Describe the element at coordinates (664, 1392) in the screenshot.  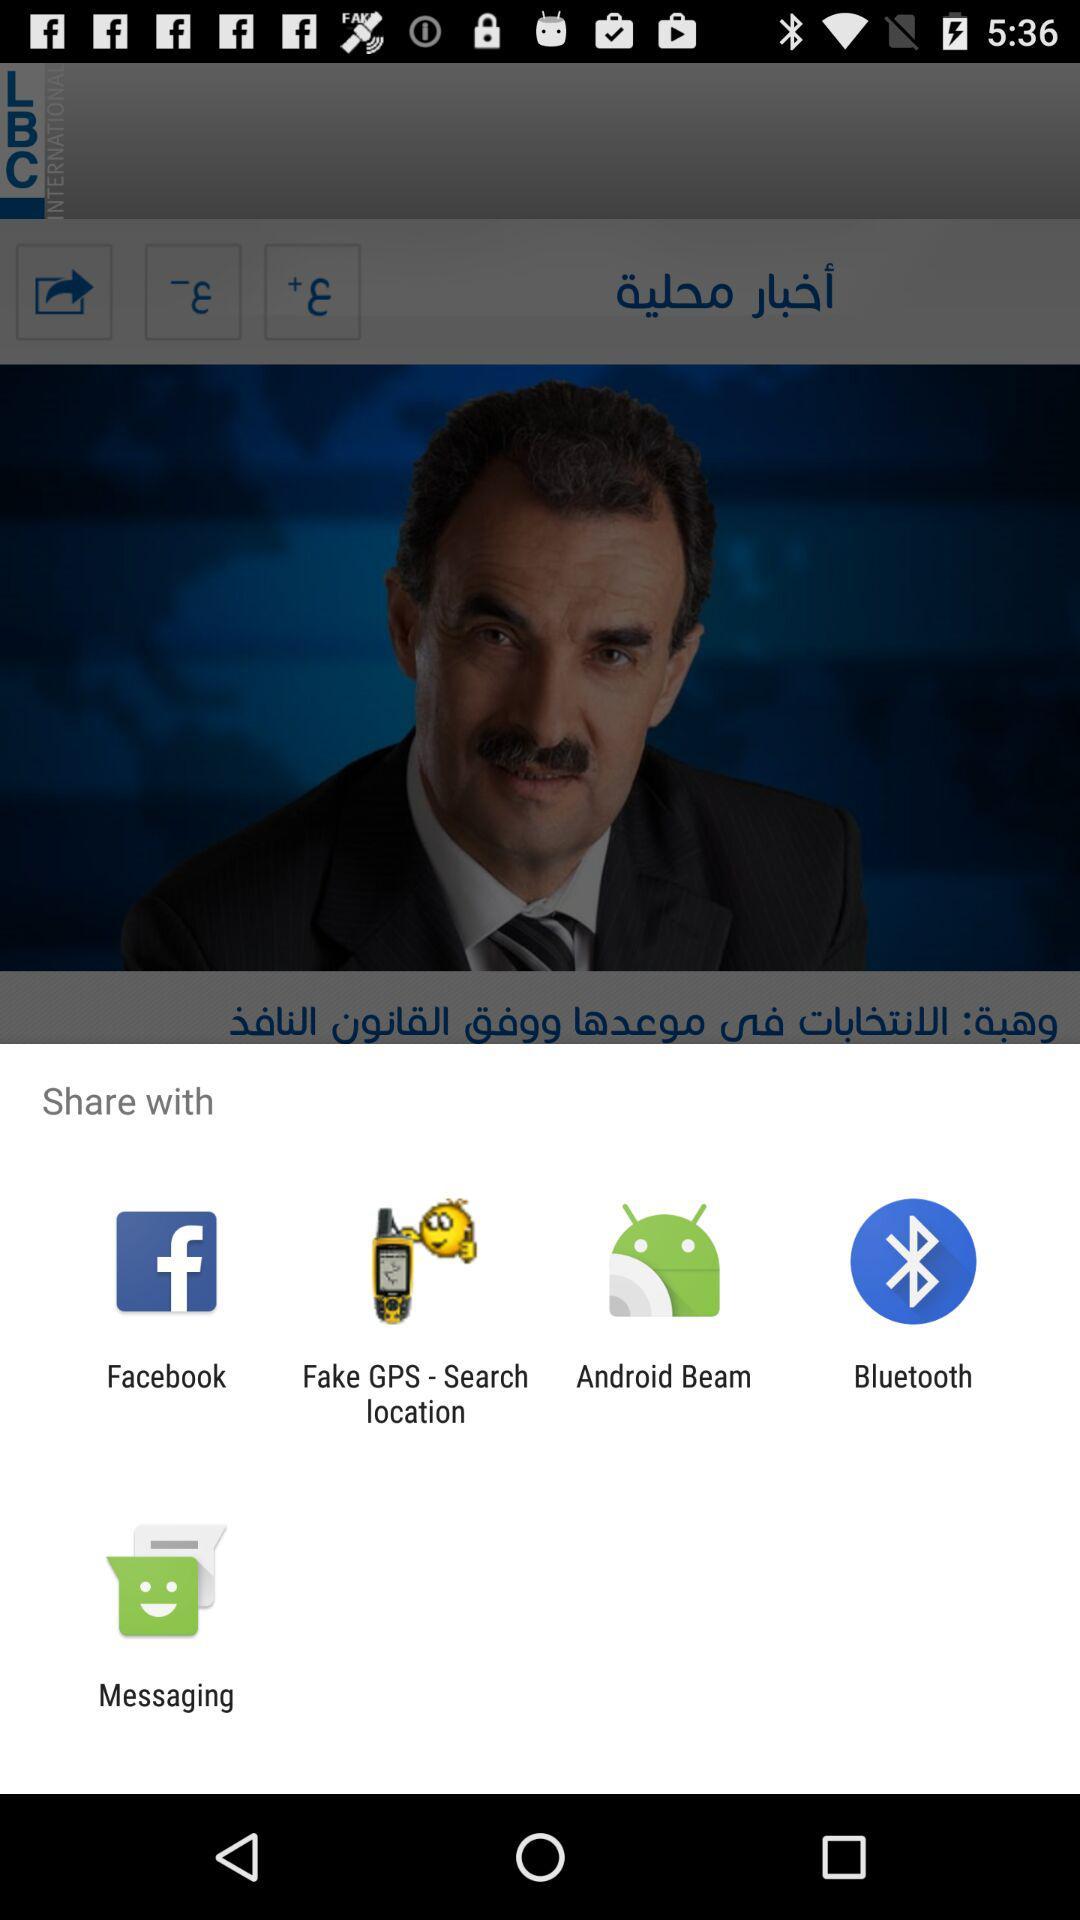
I see `icon next to fake gps search` at that location.